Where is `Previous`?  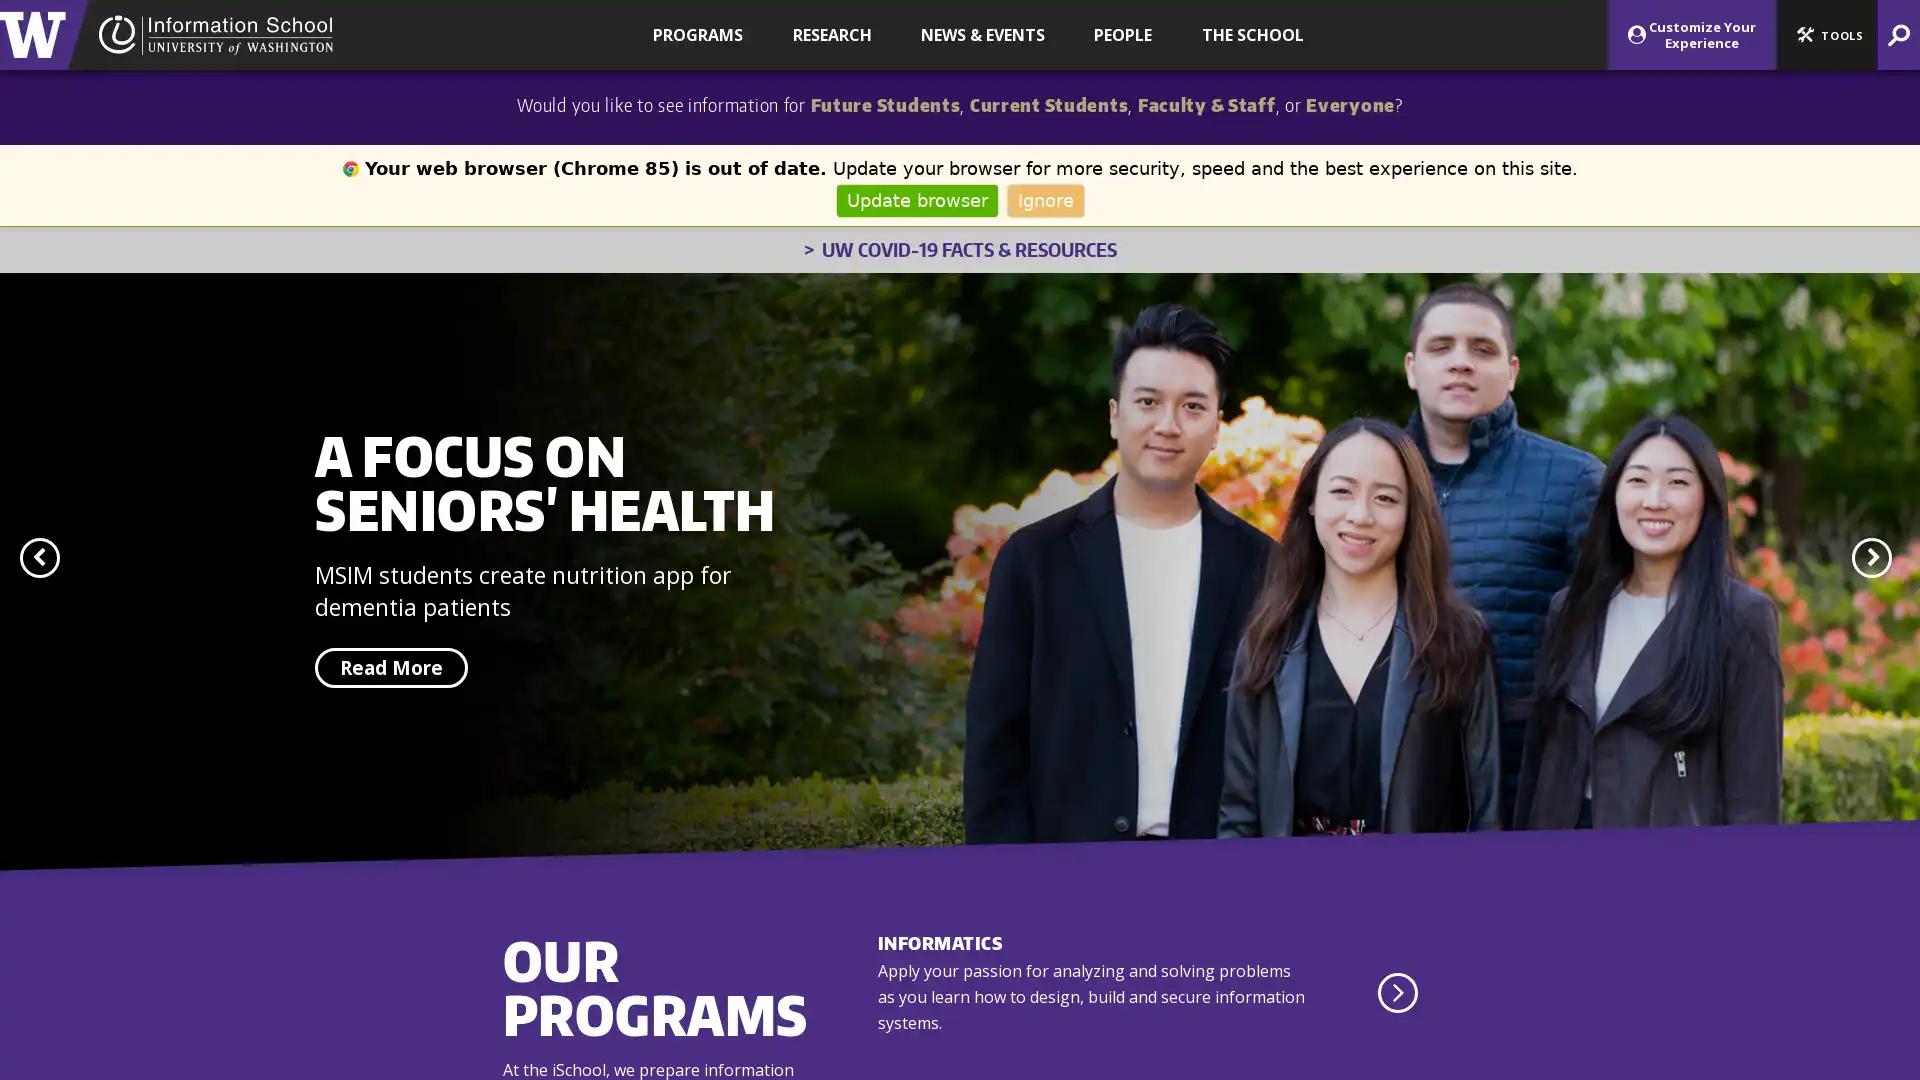 Previous is located at coordinates (39, 558).